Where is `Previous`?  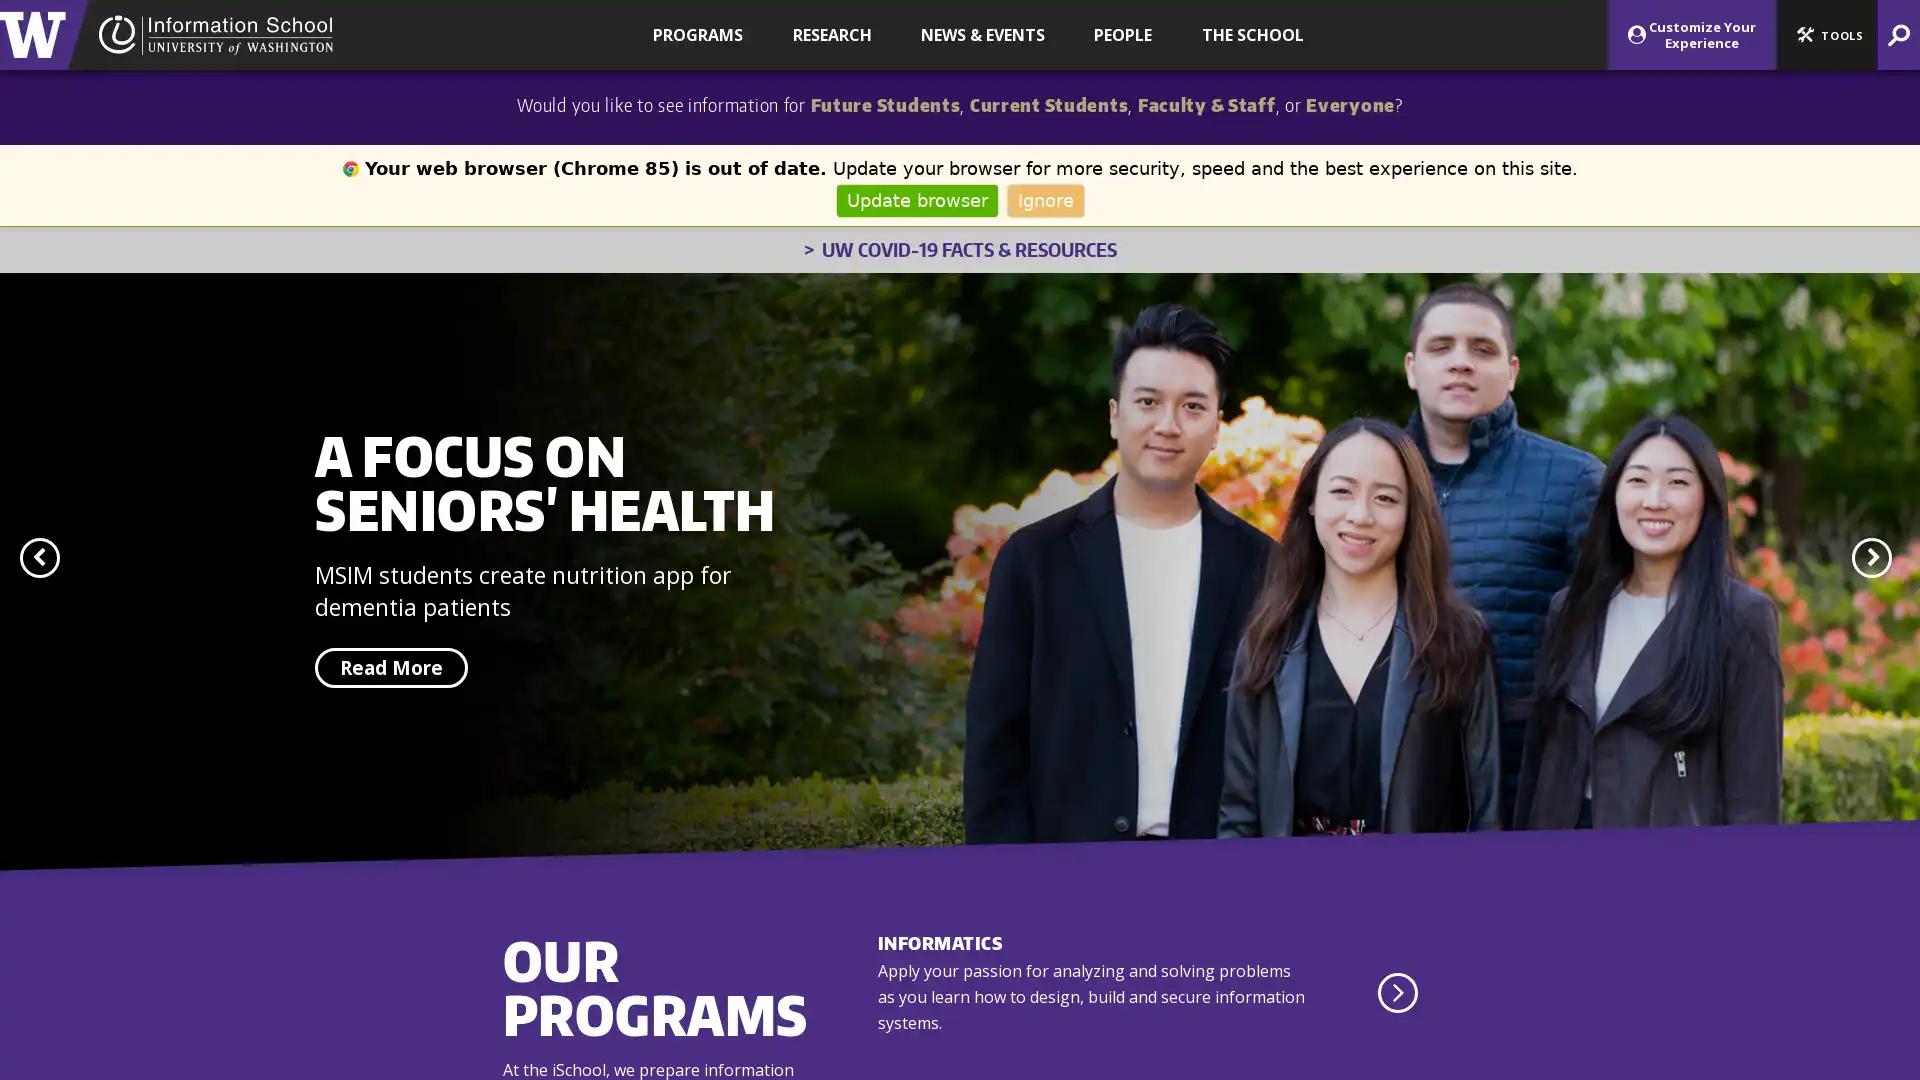 Previous is located at coordinates (39, 558).